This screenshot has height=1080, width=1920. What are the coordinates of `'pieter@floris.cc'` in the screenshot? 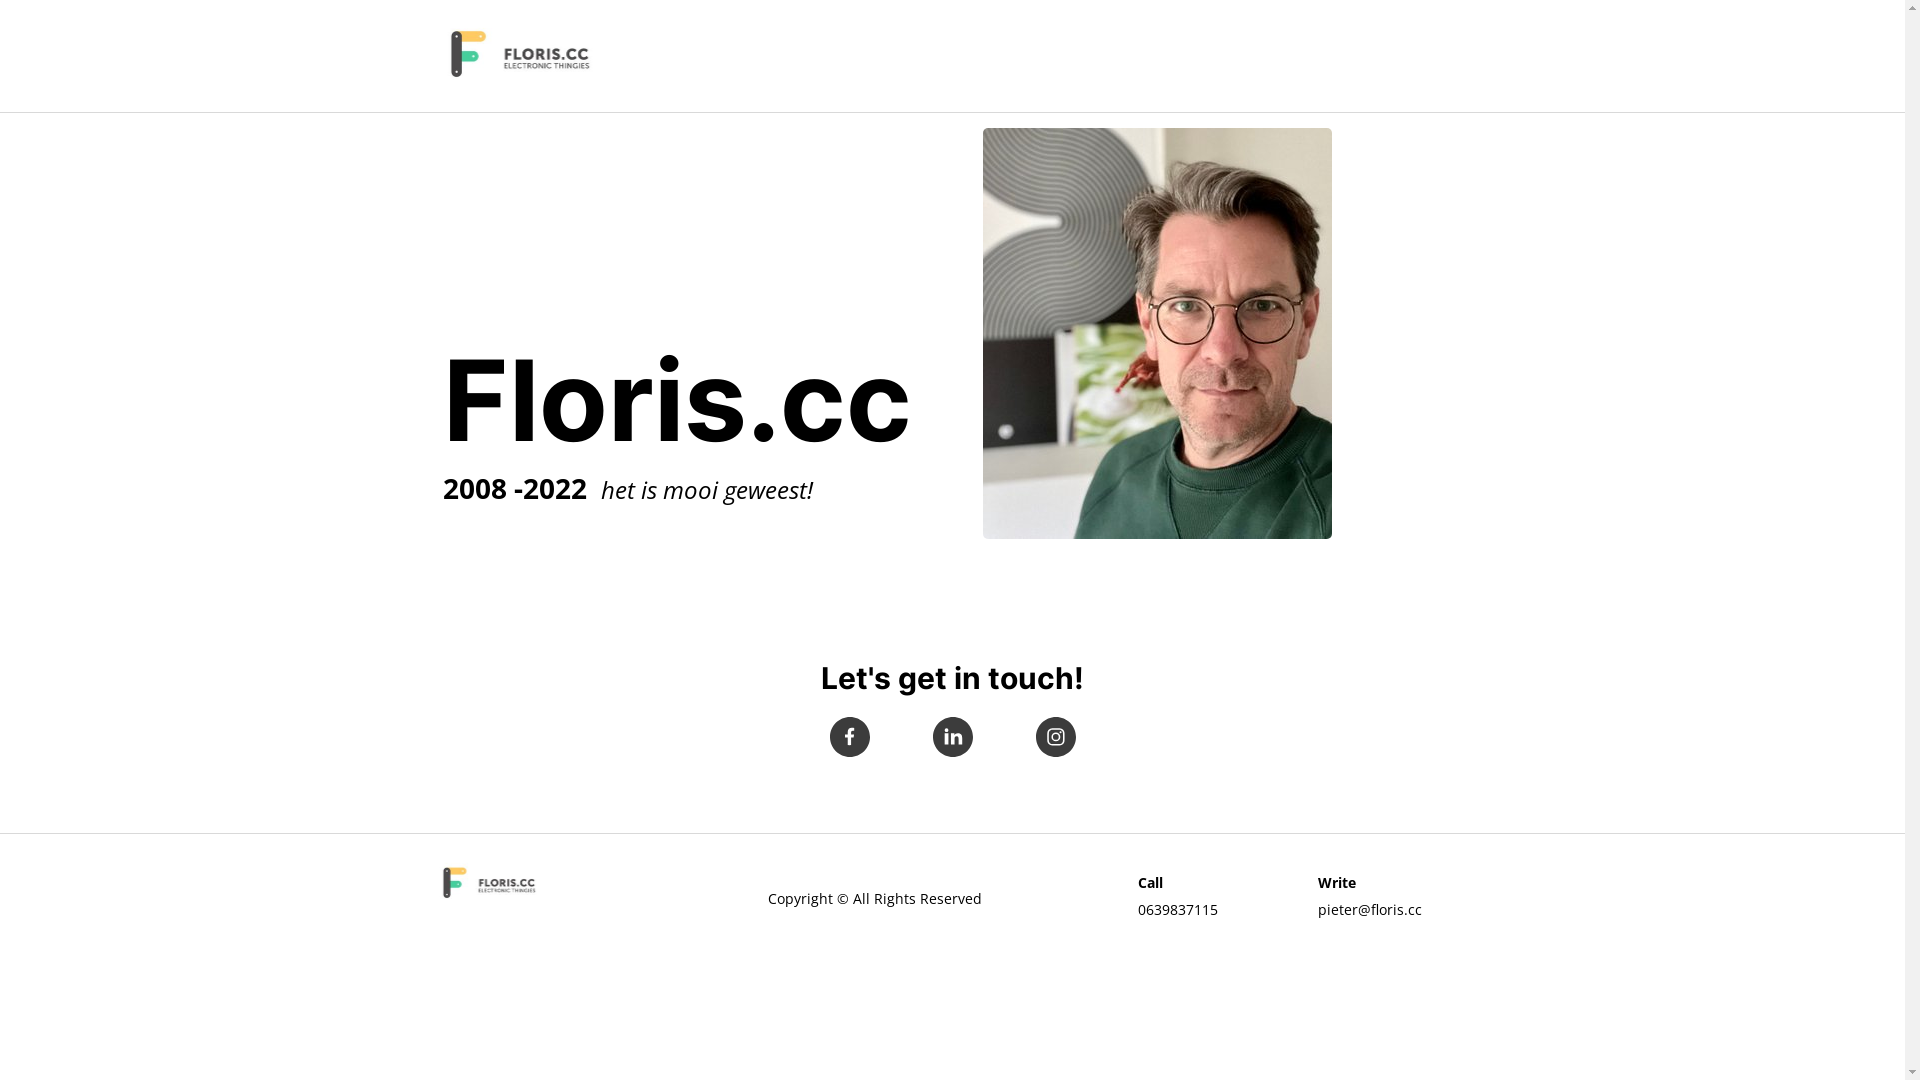 It's located at (1368, 909).